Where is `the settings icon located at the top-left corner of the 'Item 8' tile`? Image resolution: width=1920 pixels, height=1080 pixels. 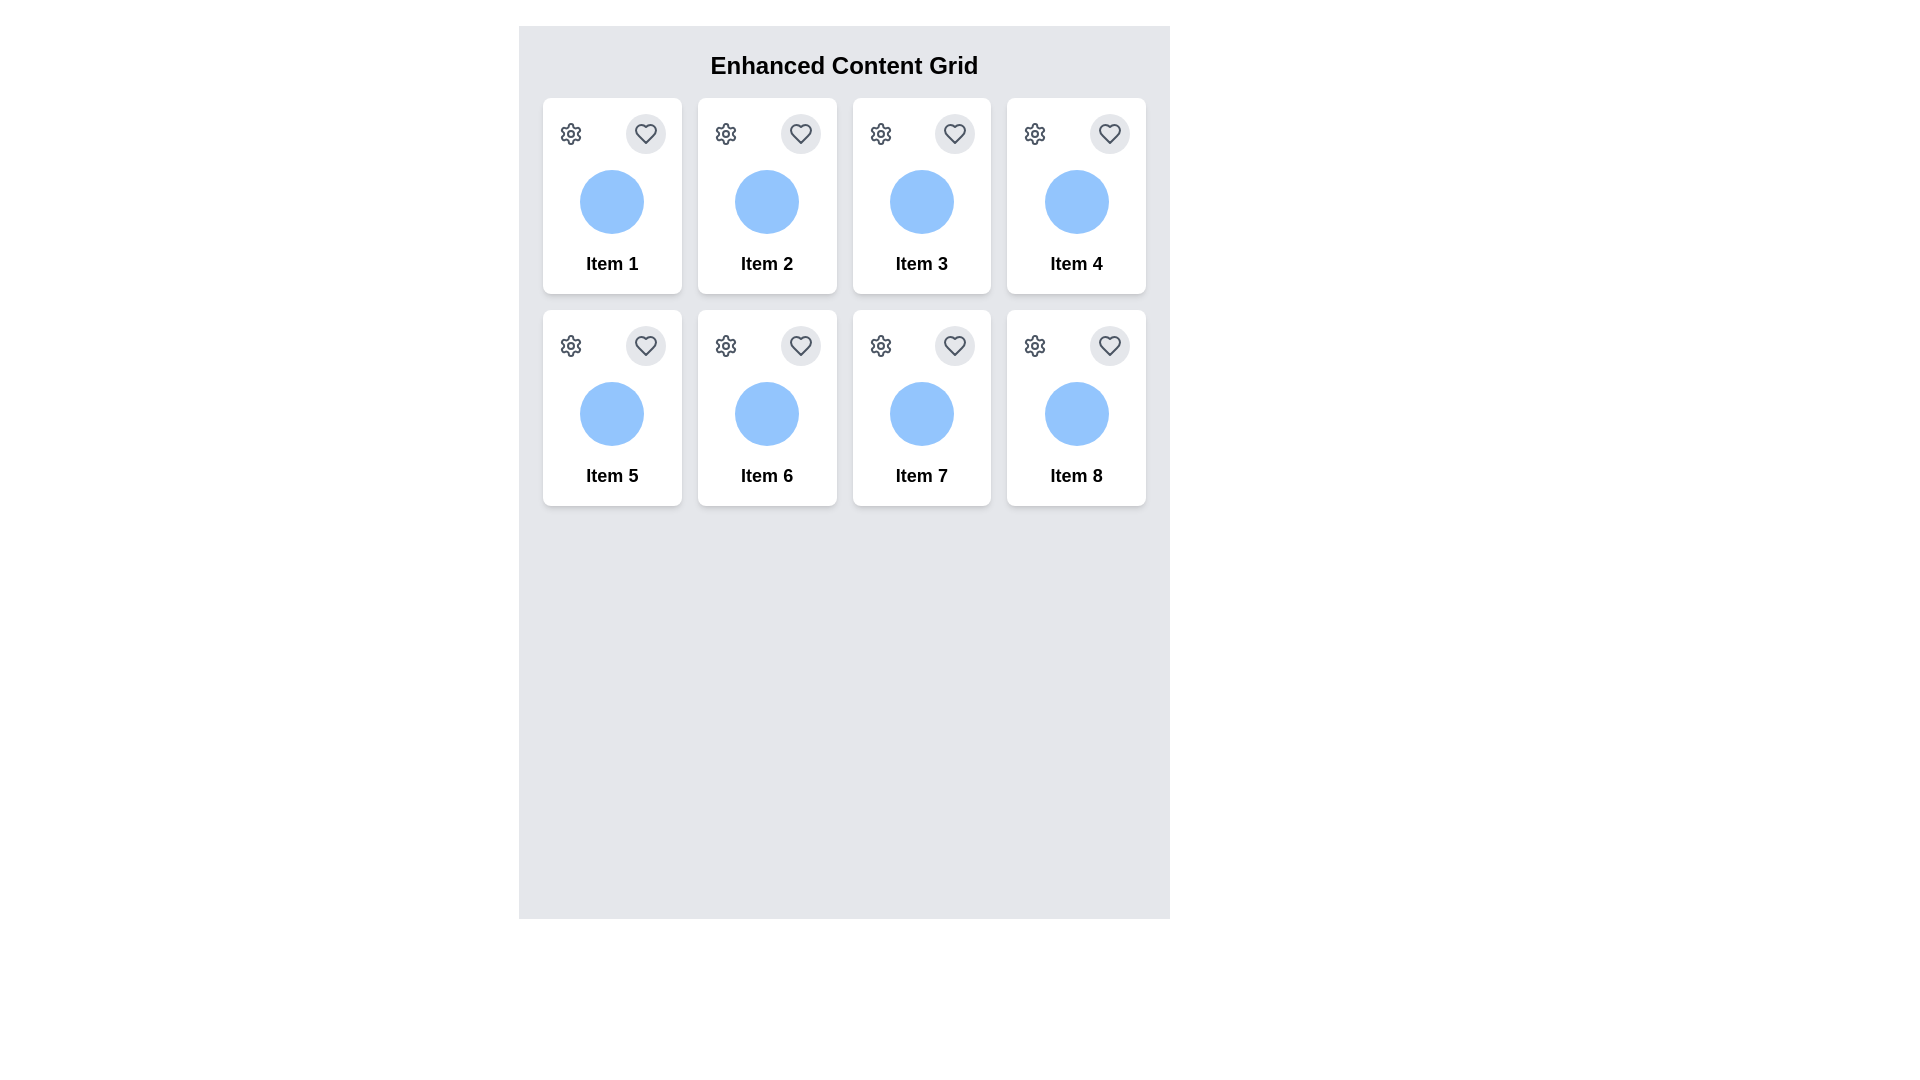
the settings icon located at the top-left corner of the 'Item 8' tile is located at coordinates (1035, 345).